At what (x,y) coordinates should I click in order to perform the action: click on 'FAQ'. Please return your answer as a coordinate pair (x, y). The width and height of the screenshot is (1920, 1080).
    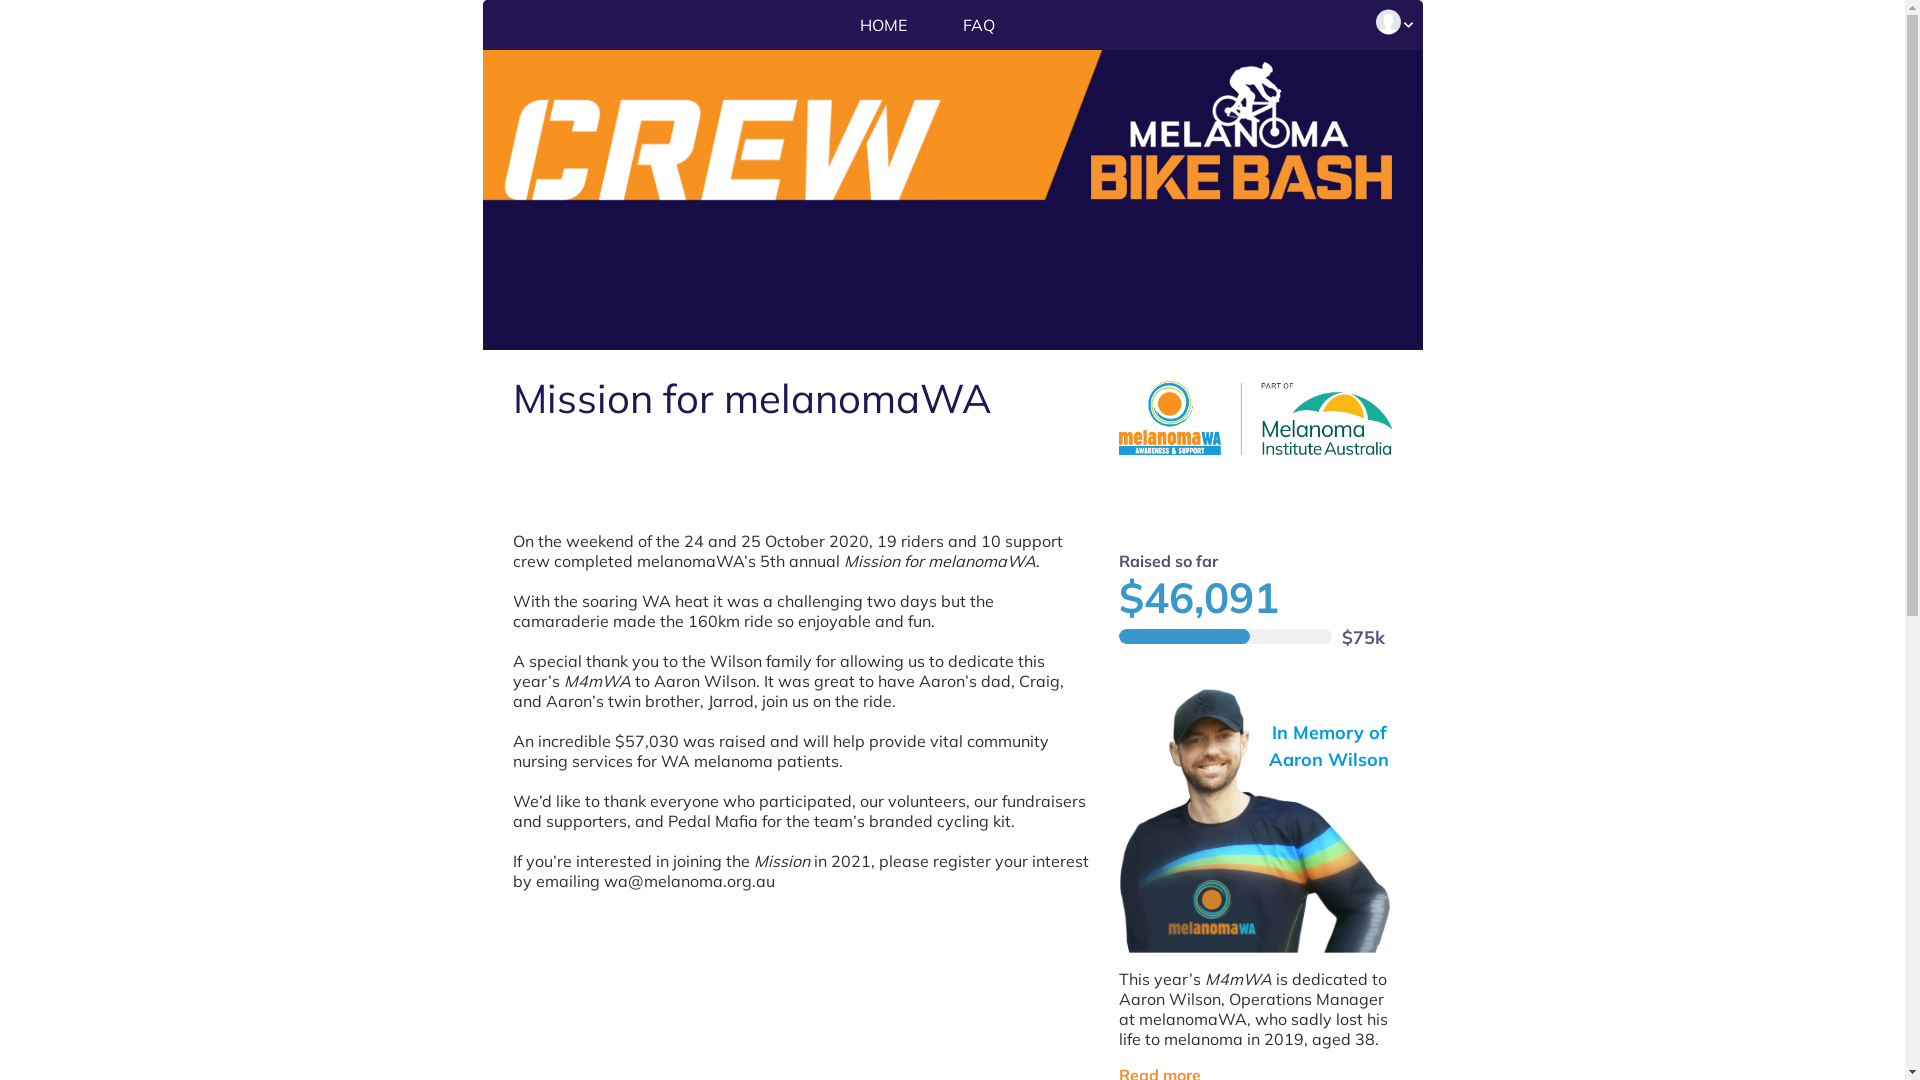
    Looking at the image, I should click on (935, 25).